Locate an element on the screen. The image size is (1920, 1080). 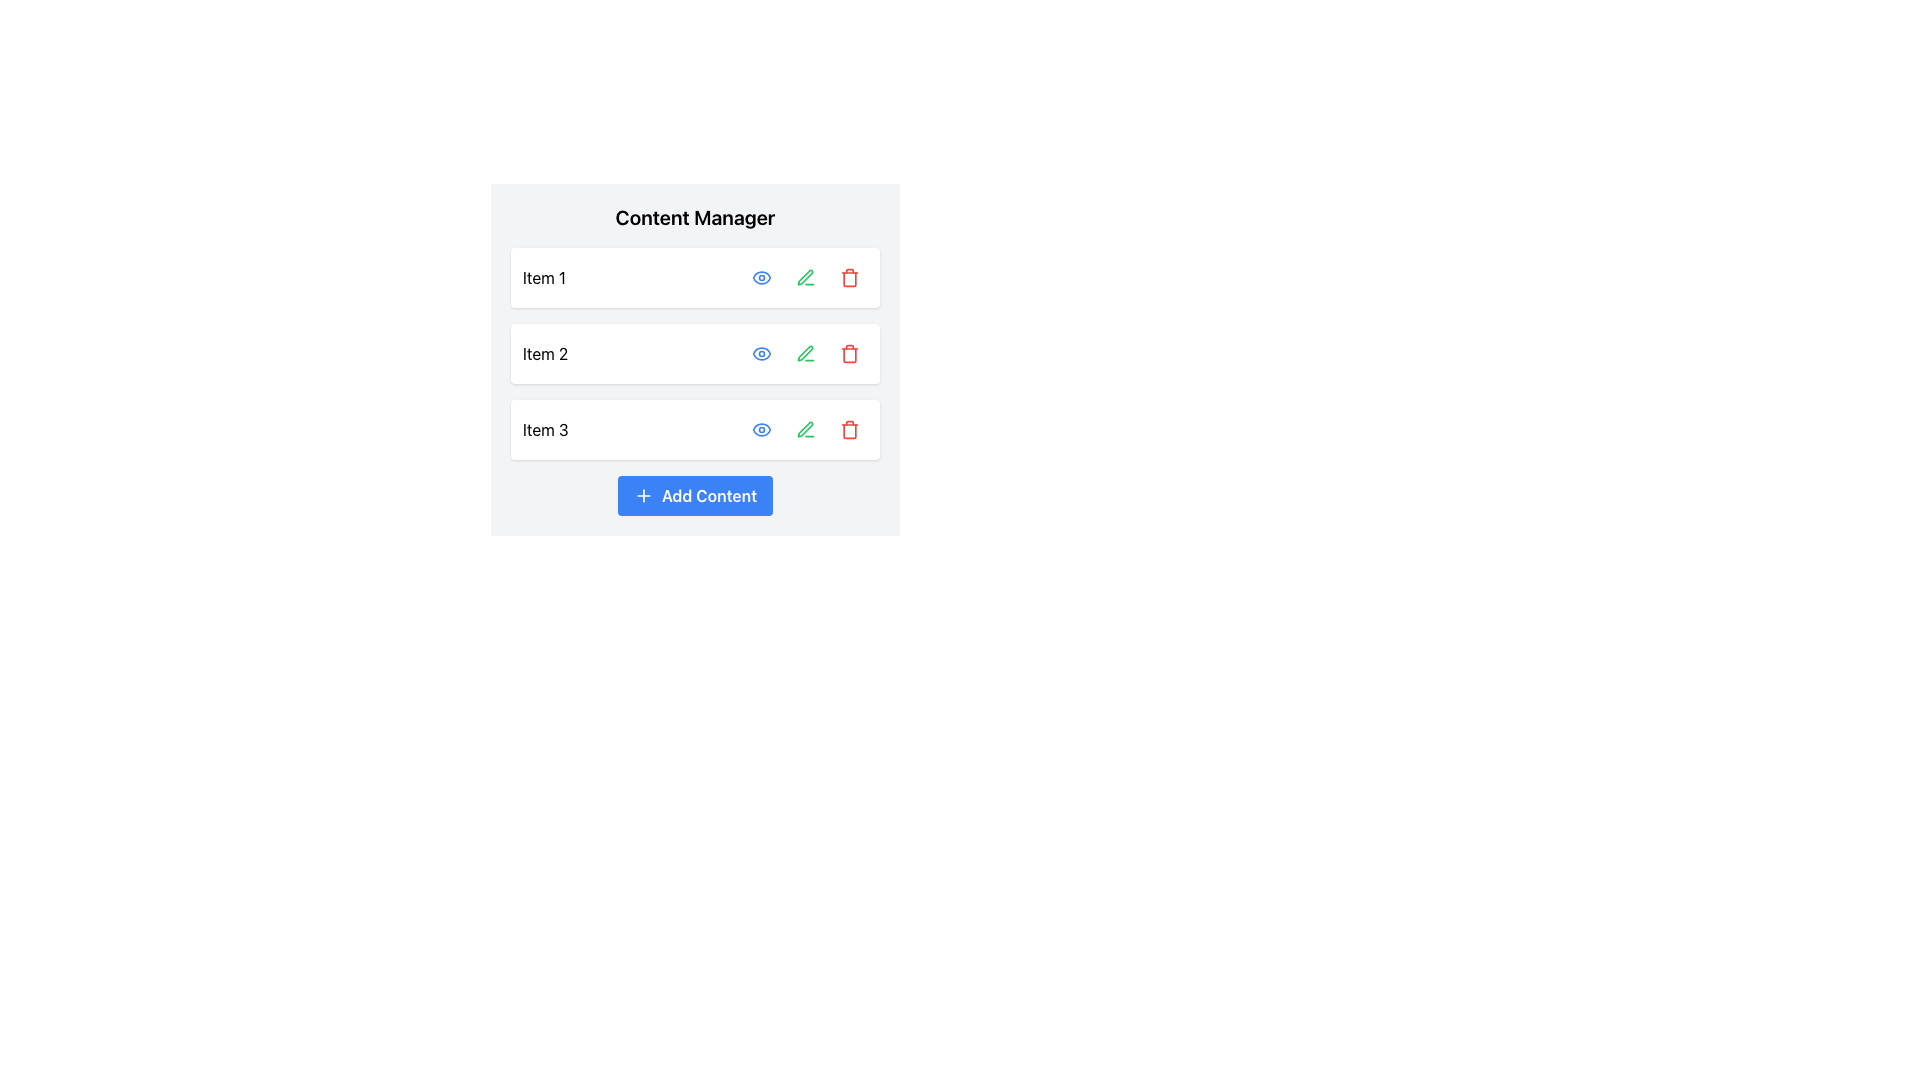
the 'Edit' icon button for Item 3, located between the blue eye icon and the red trash bin icon, to change its background color is located at coordinates (806, 428).